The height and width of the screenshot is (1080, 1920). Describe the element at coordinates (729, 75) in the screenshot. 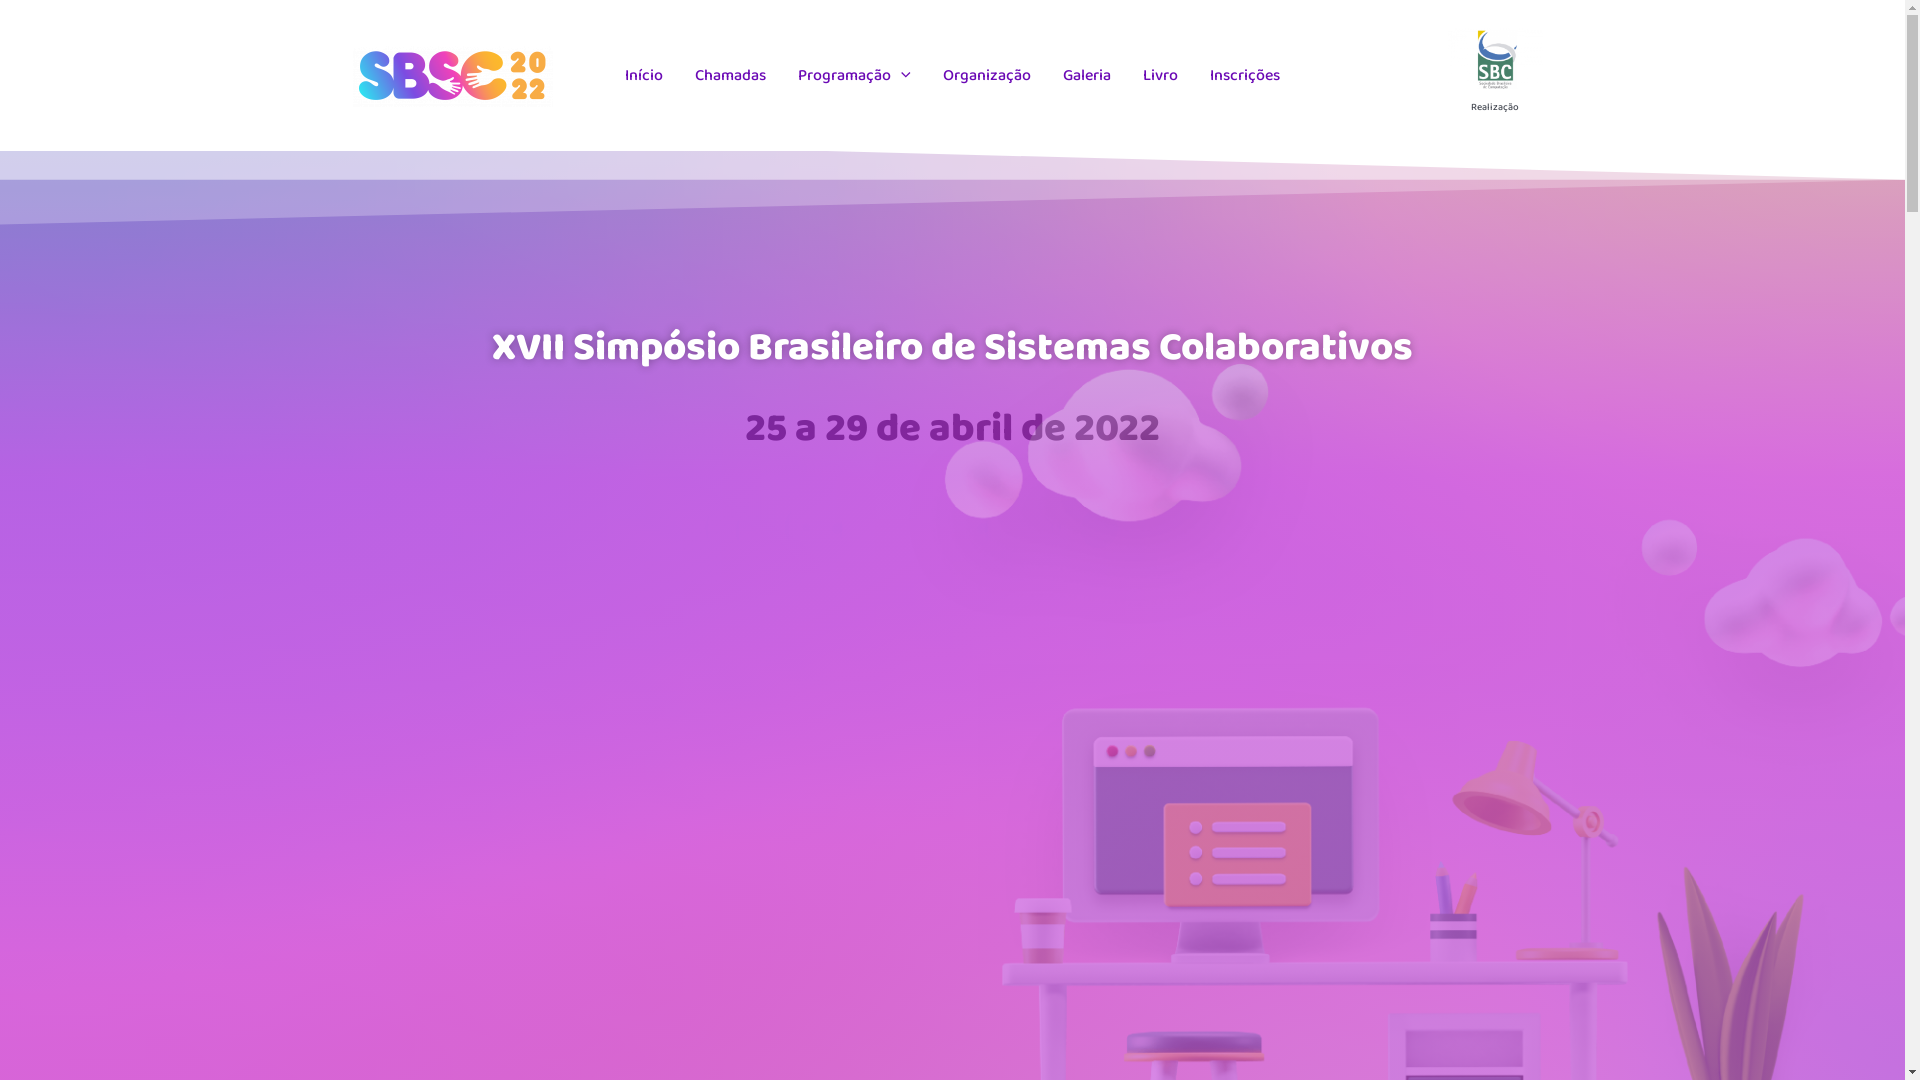

I see `'Chamadas'` at that location.